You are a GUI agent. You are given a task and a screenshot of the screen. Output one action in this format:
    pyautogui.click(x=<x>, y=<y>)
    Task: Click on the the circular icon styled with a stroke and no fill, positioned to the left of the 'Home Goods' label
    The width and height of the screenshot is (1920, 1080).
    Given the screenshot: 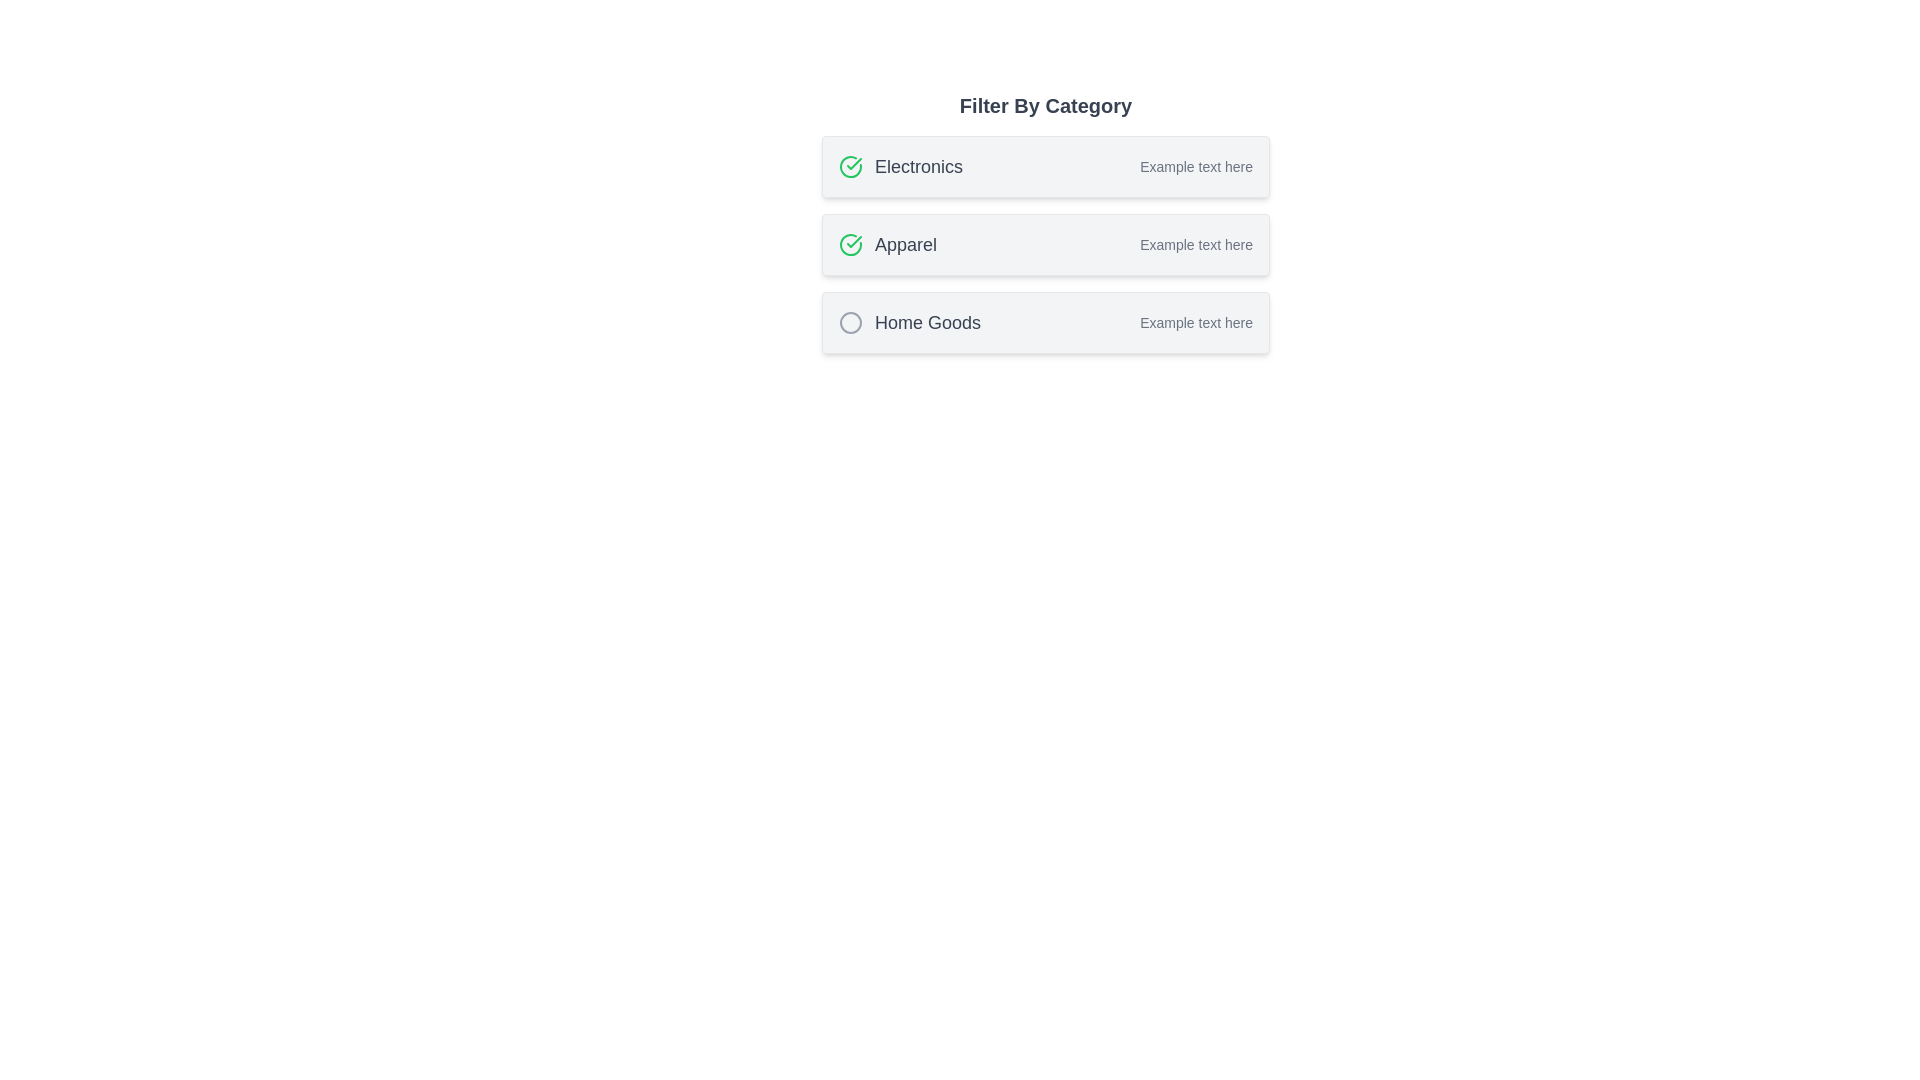 What is the action you would take?
    pyautogui.click(x=850, y=322)
    